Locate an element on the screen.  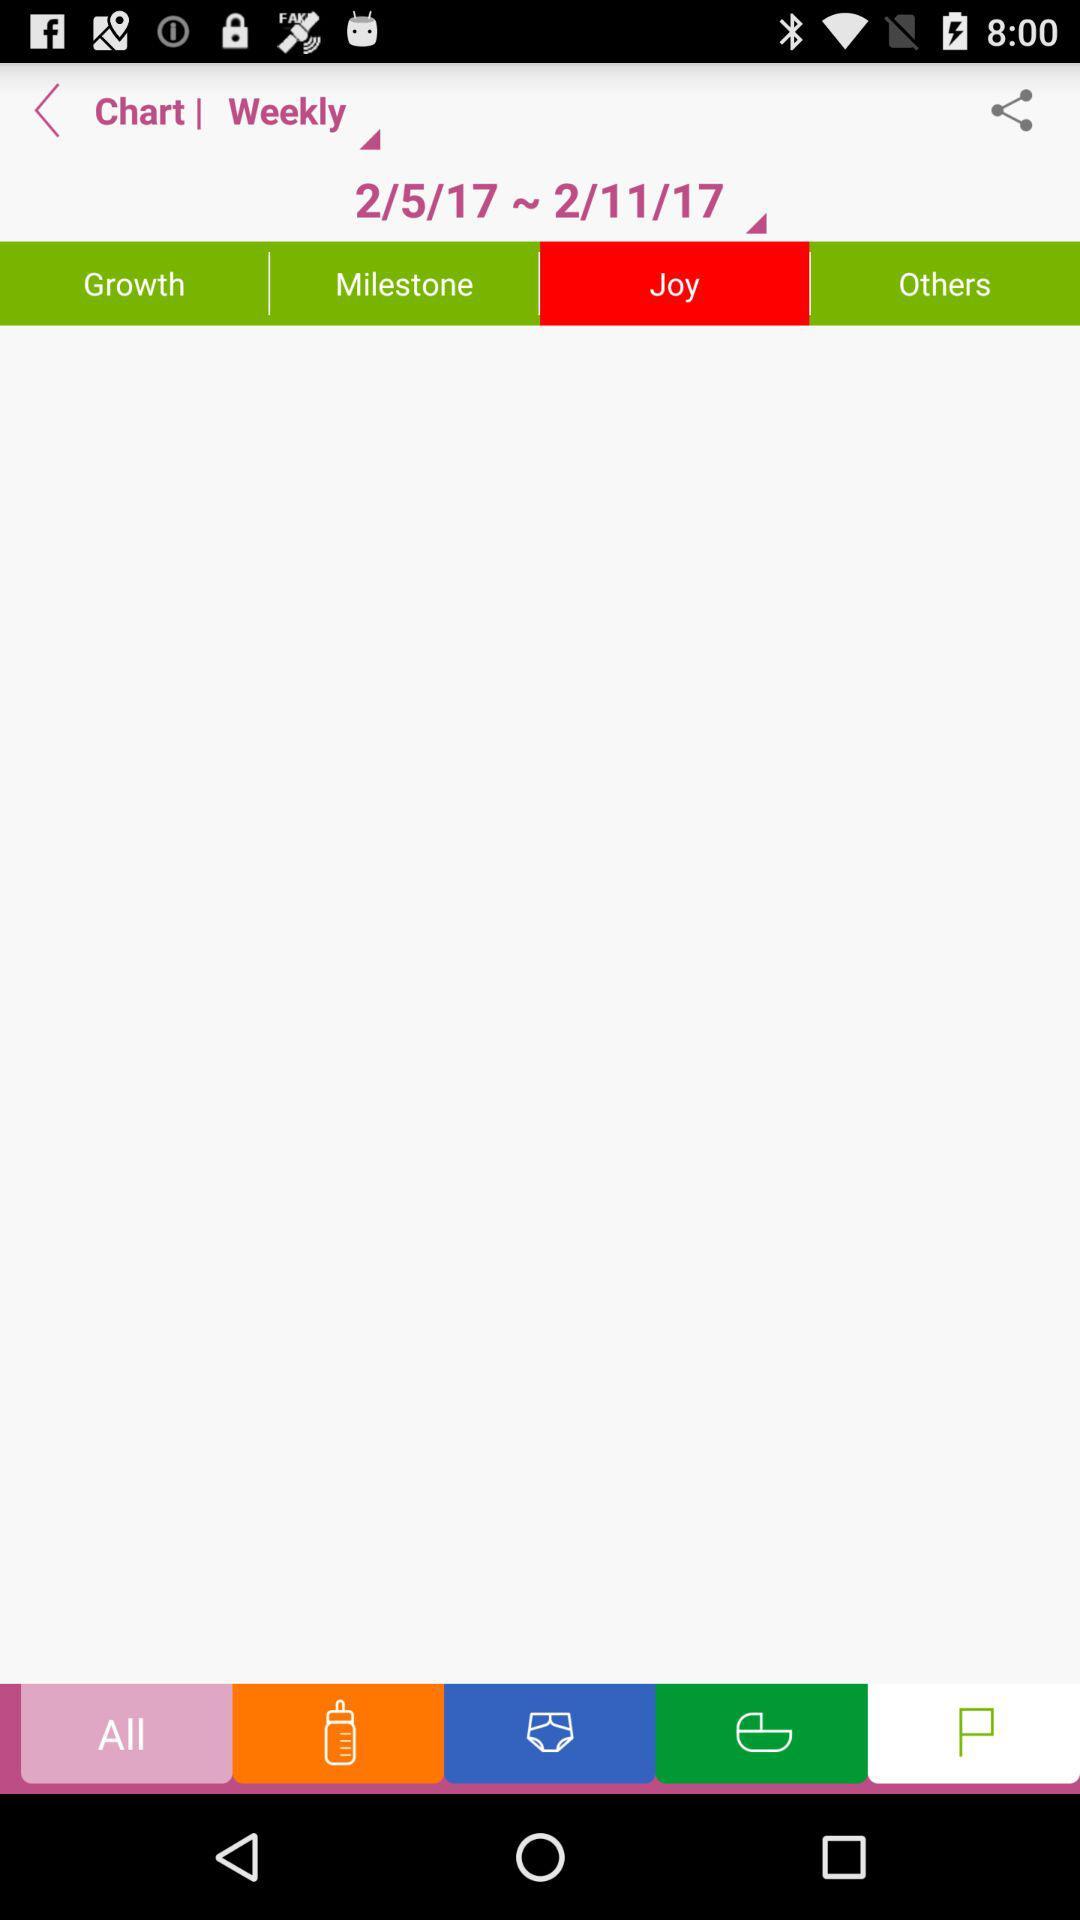
back is located at coordinates (46, 109).